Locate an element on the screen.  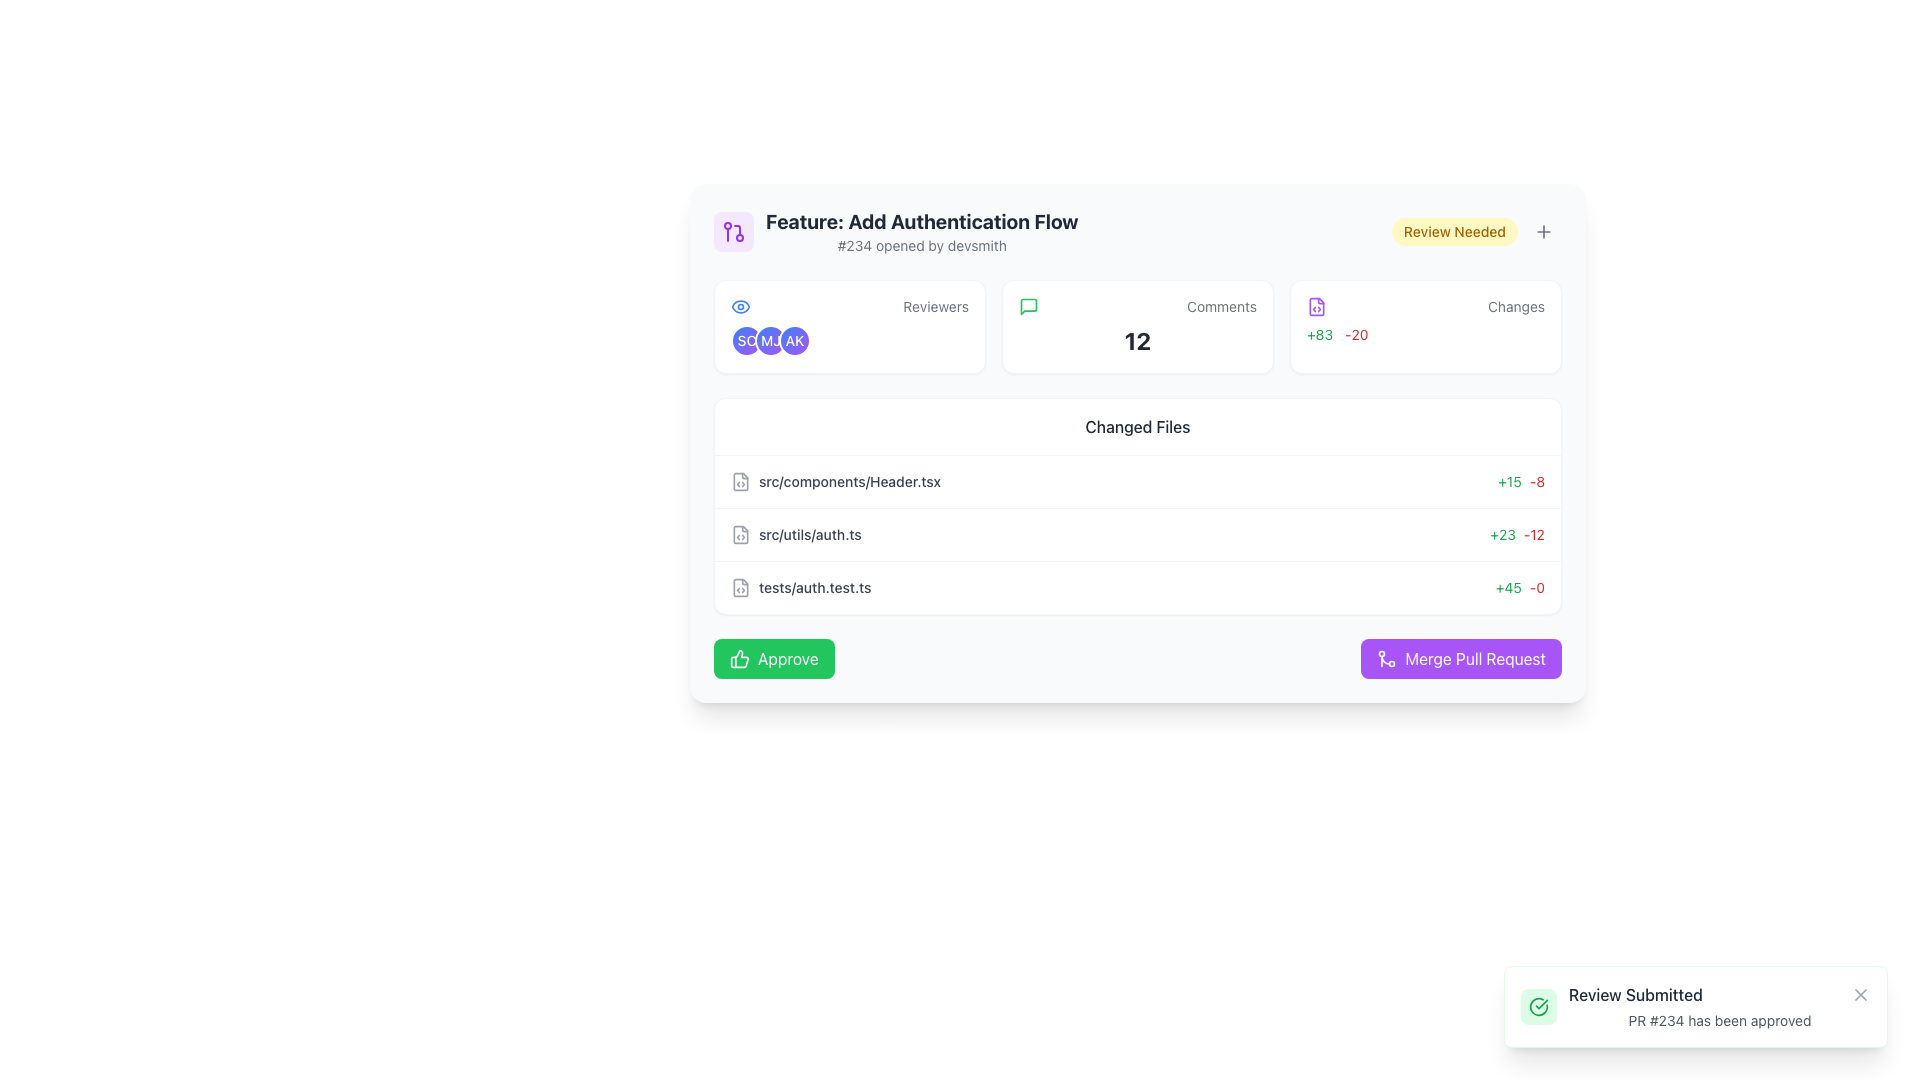
the text label indicating that pull request #234 has been approved, which is positioned under the 'Review Submitted' text in the notification box at the bottom-right corner of the interface is located at coordinates (1718, 1021).